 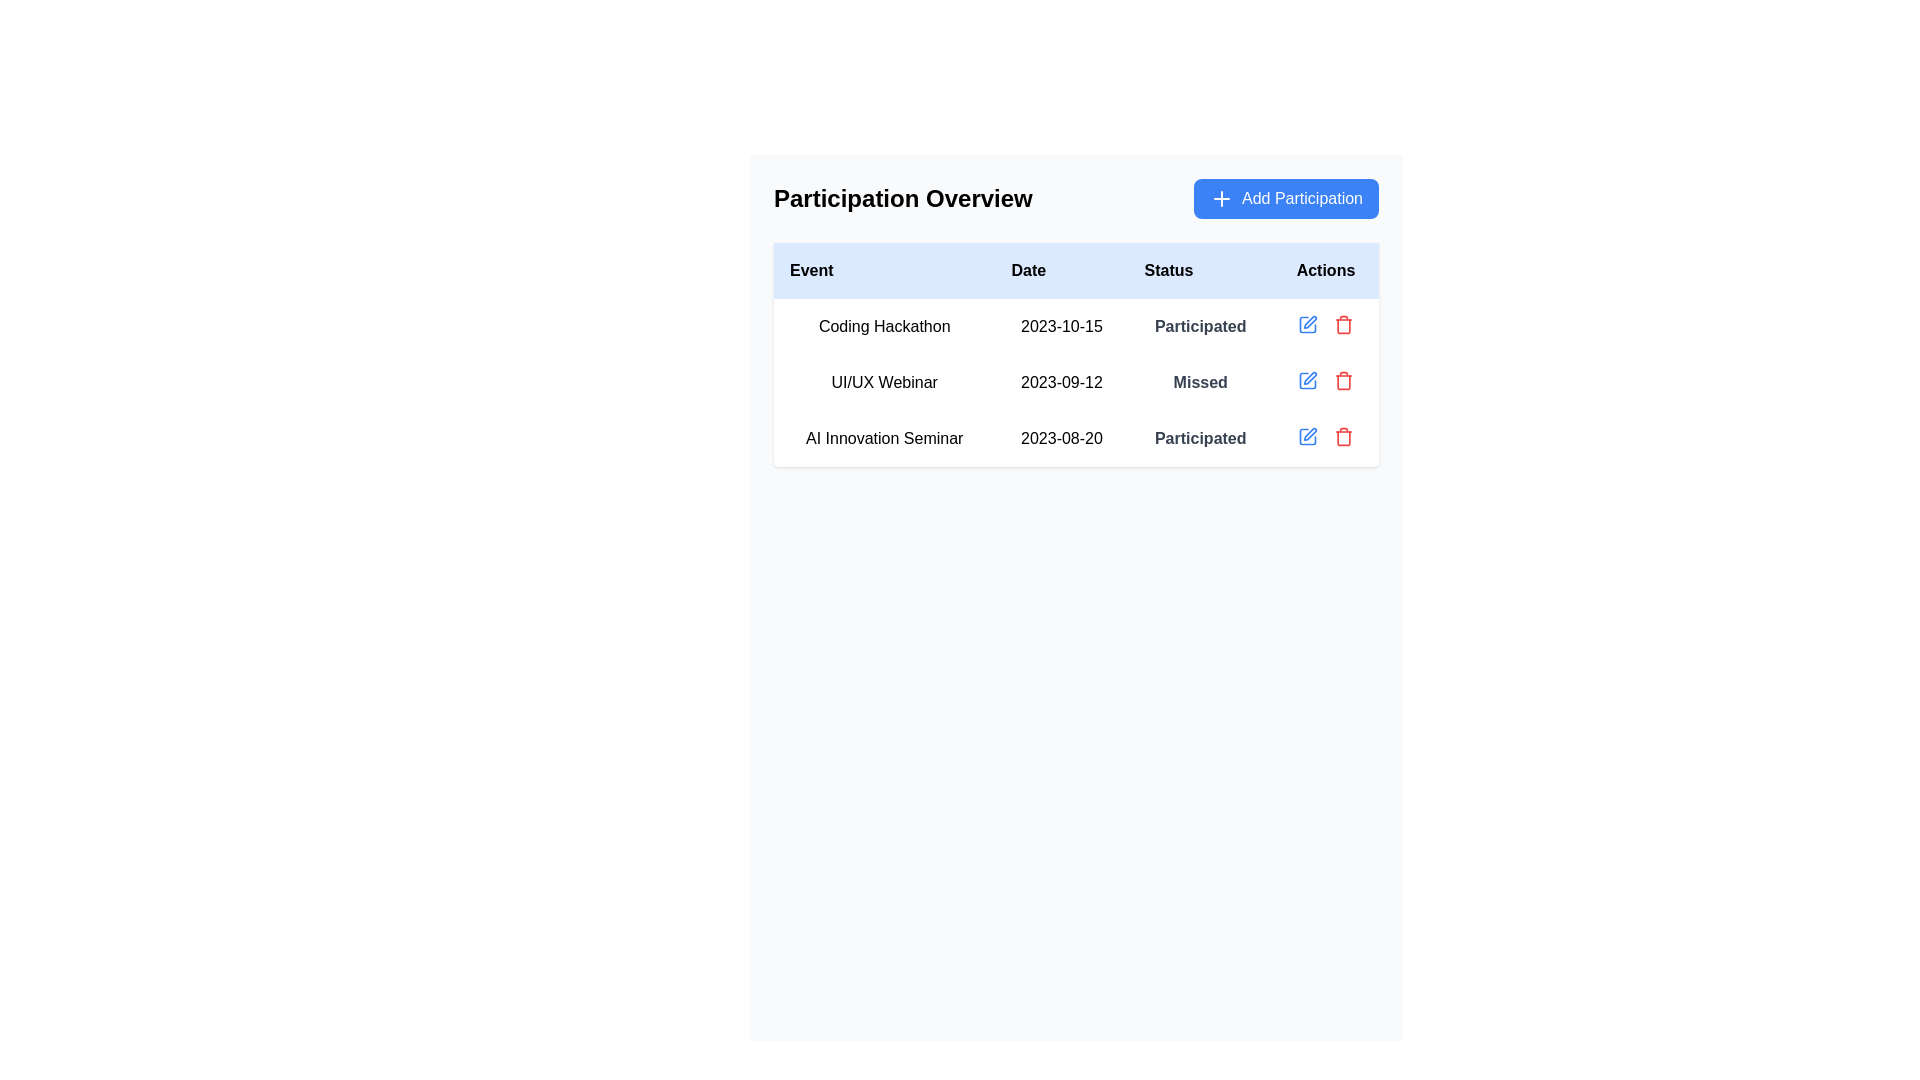 What do you see at coordinates (1200, 326) in the screenshot?
I see `the label displaying 'Participated' in the 'Status' column of the 'Participation Overview' table for the event 'Coding Hackathon' dated '2023-10-15'` at bounding box center [1200, 326].